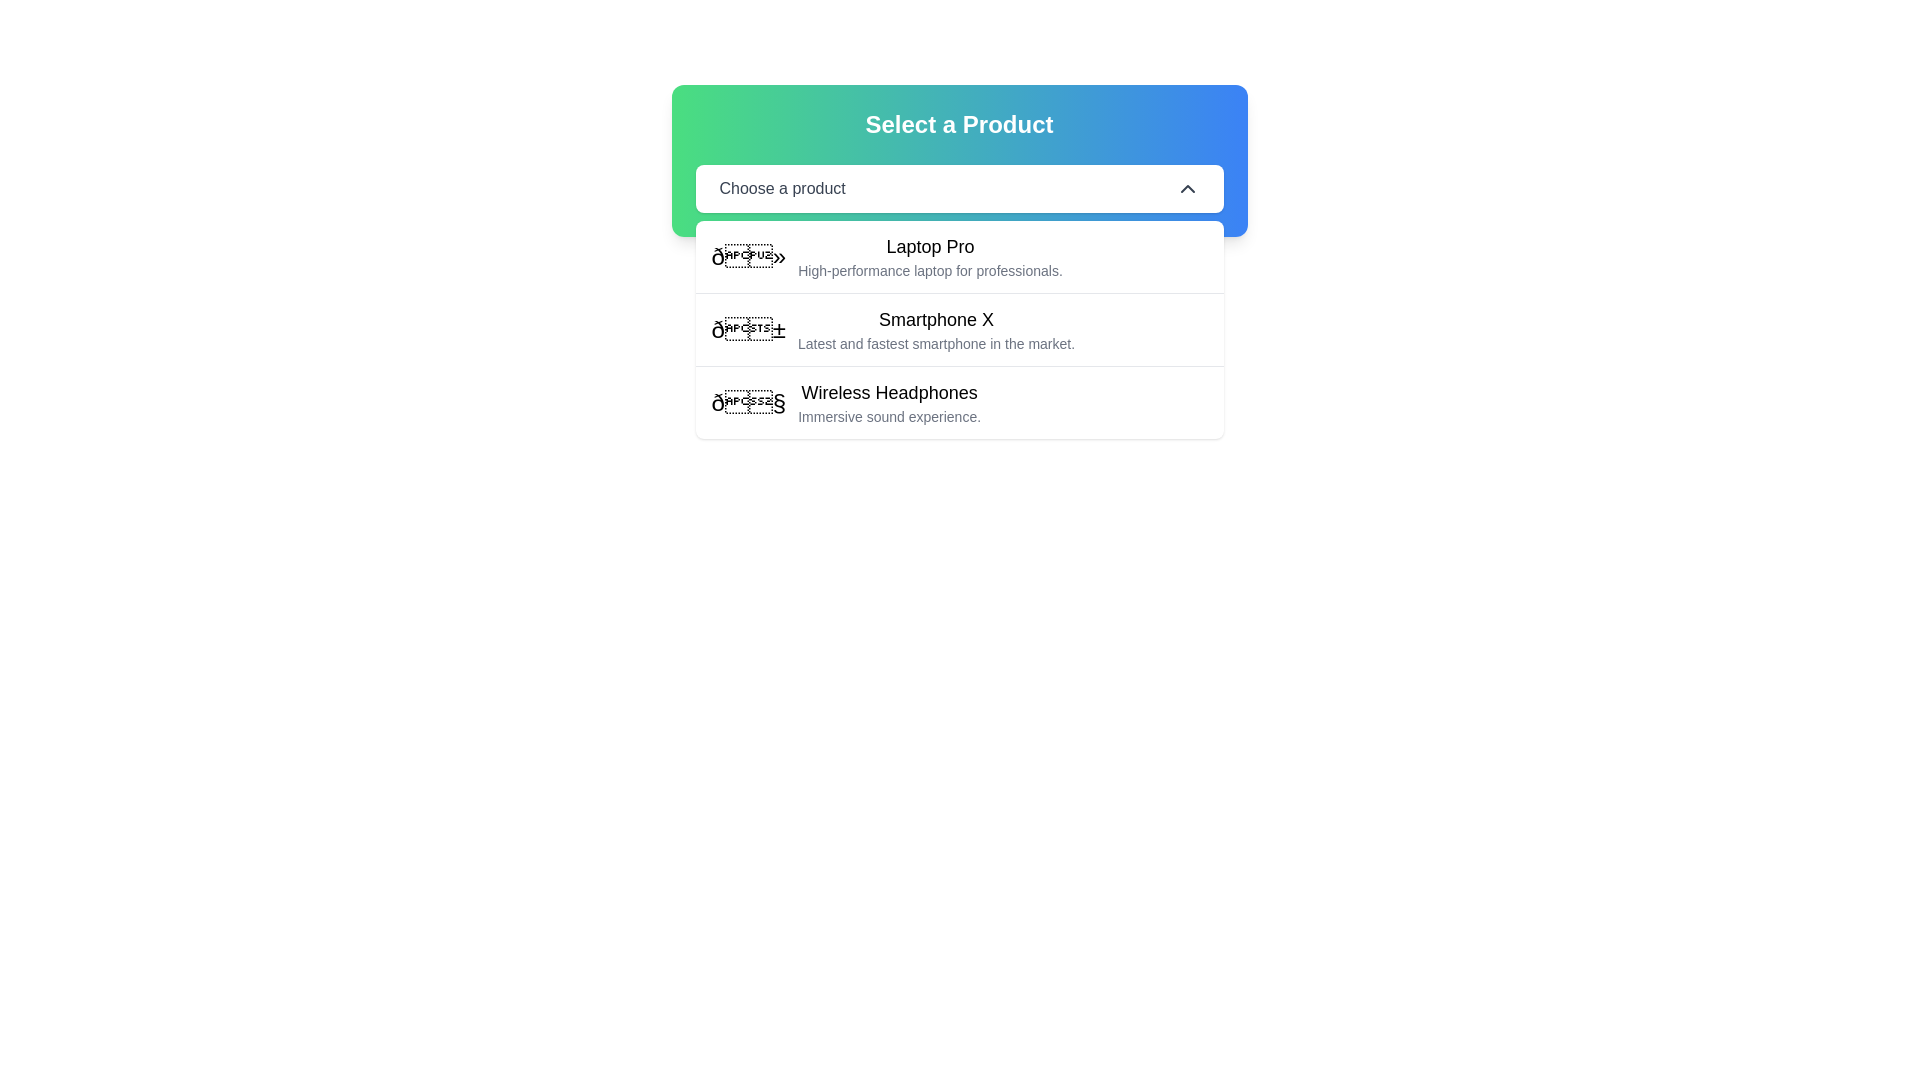 This screenshot has width=1920, height=1080. Describe the element at coordinates (958, 189) in the screenshot. I see `the dropdown menu labeled 'Choose a product'` at that location.